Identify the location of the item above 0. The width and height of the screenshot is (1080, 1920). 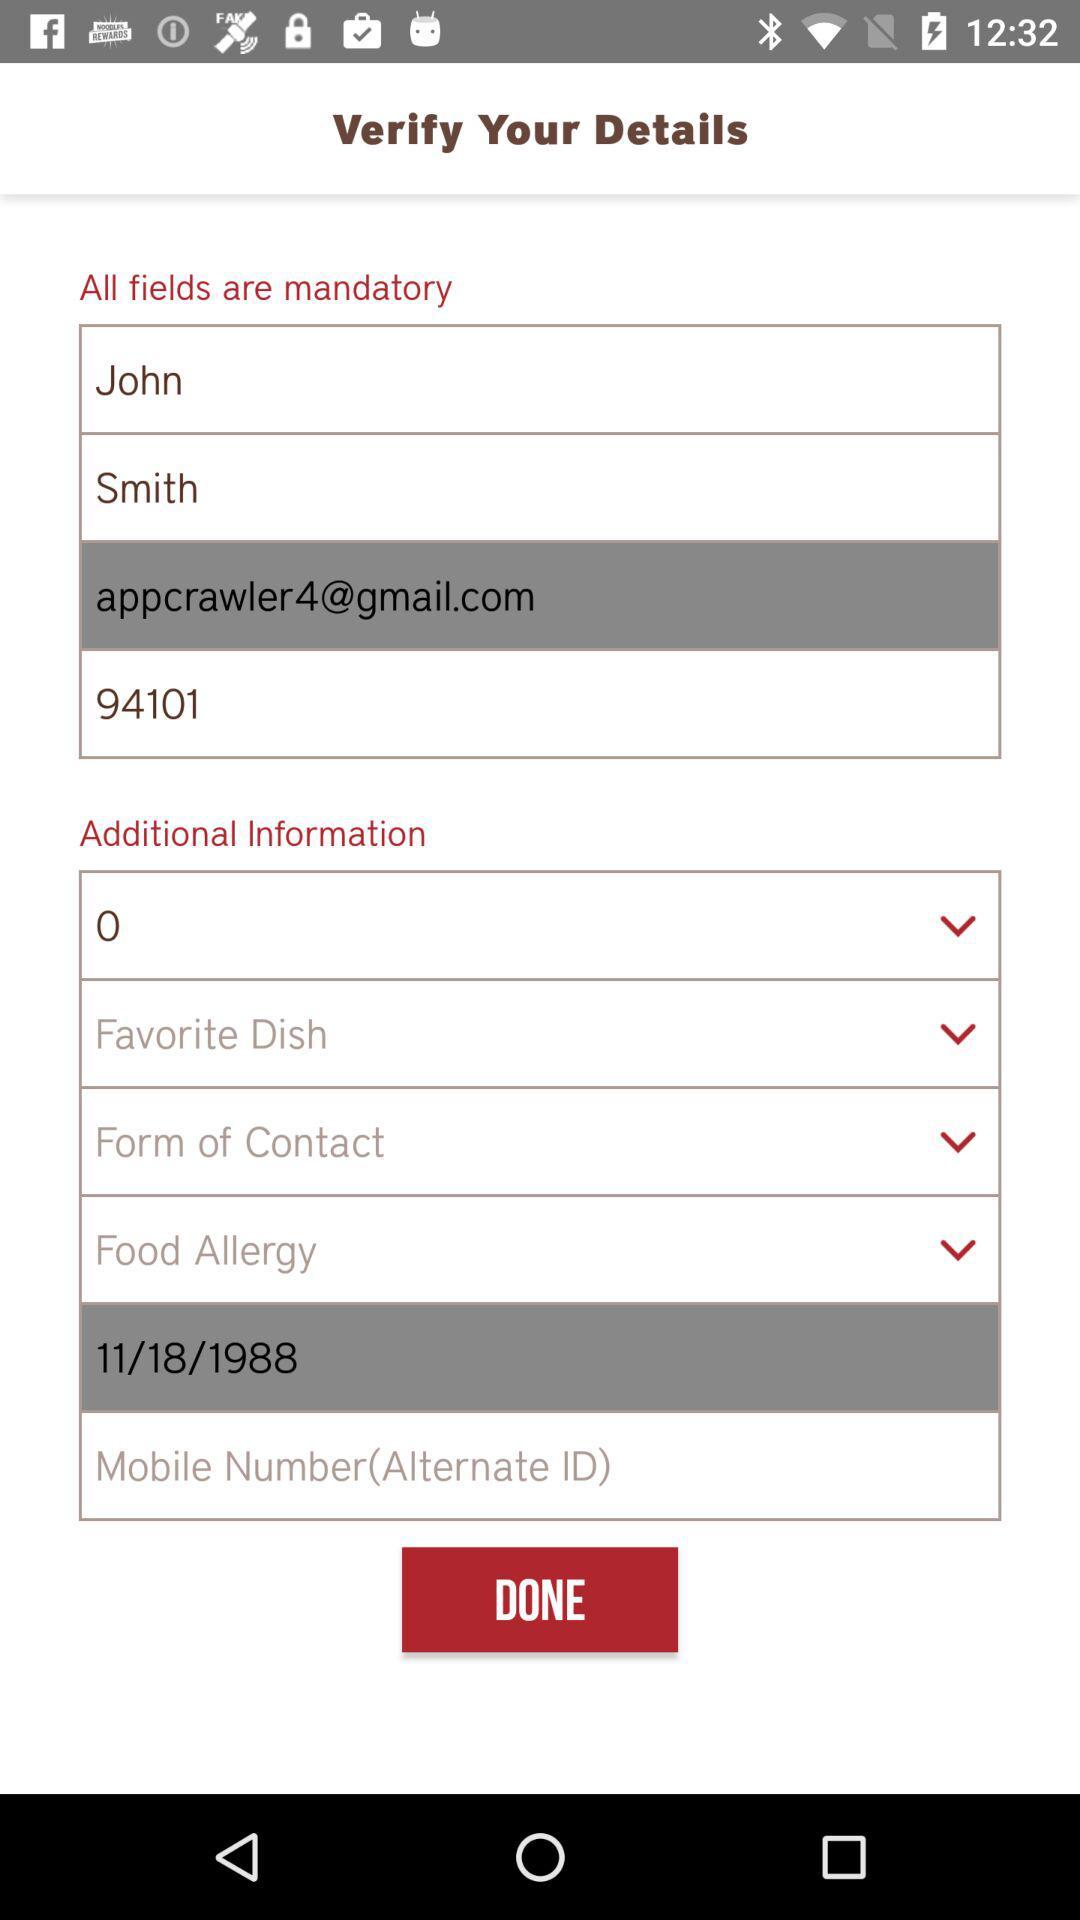
(540, 832).